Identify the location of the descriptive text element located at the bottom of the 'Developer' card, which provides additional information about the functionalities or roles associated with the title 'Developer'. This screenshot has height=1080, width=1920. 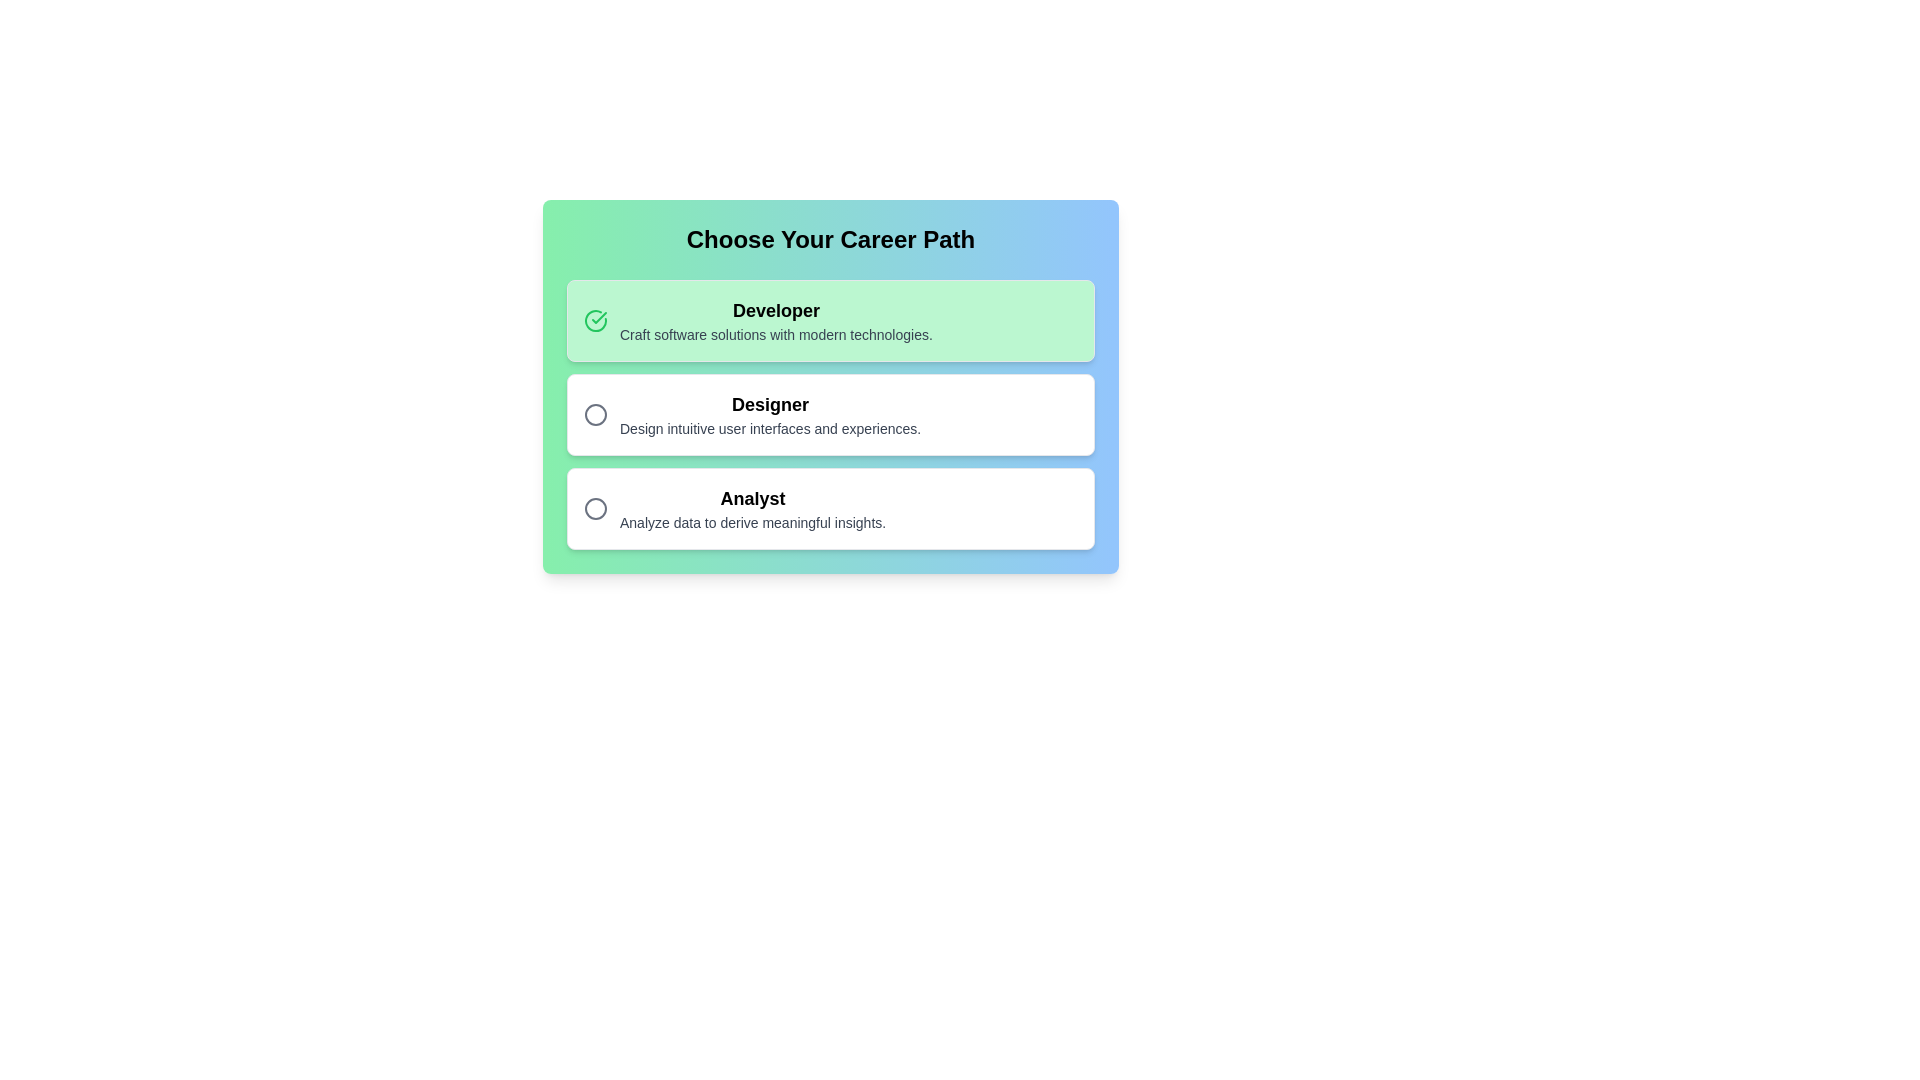
(775, 334).